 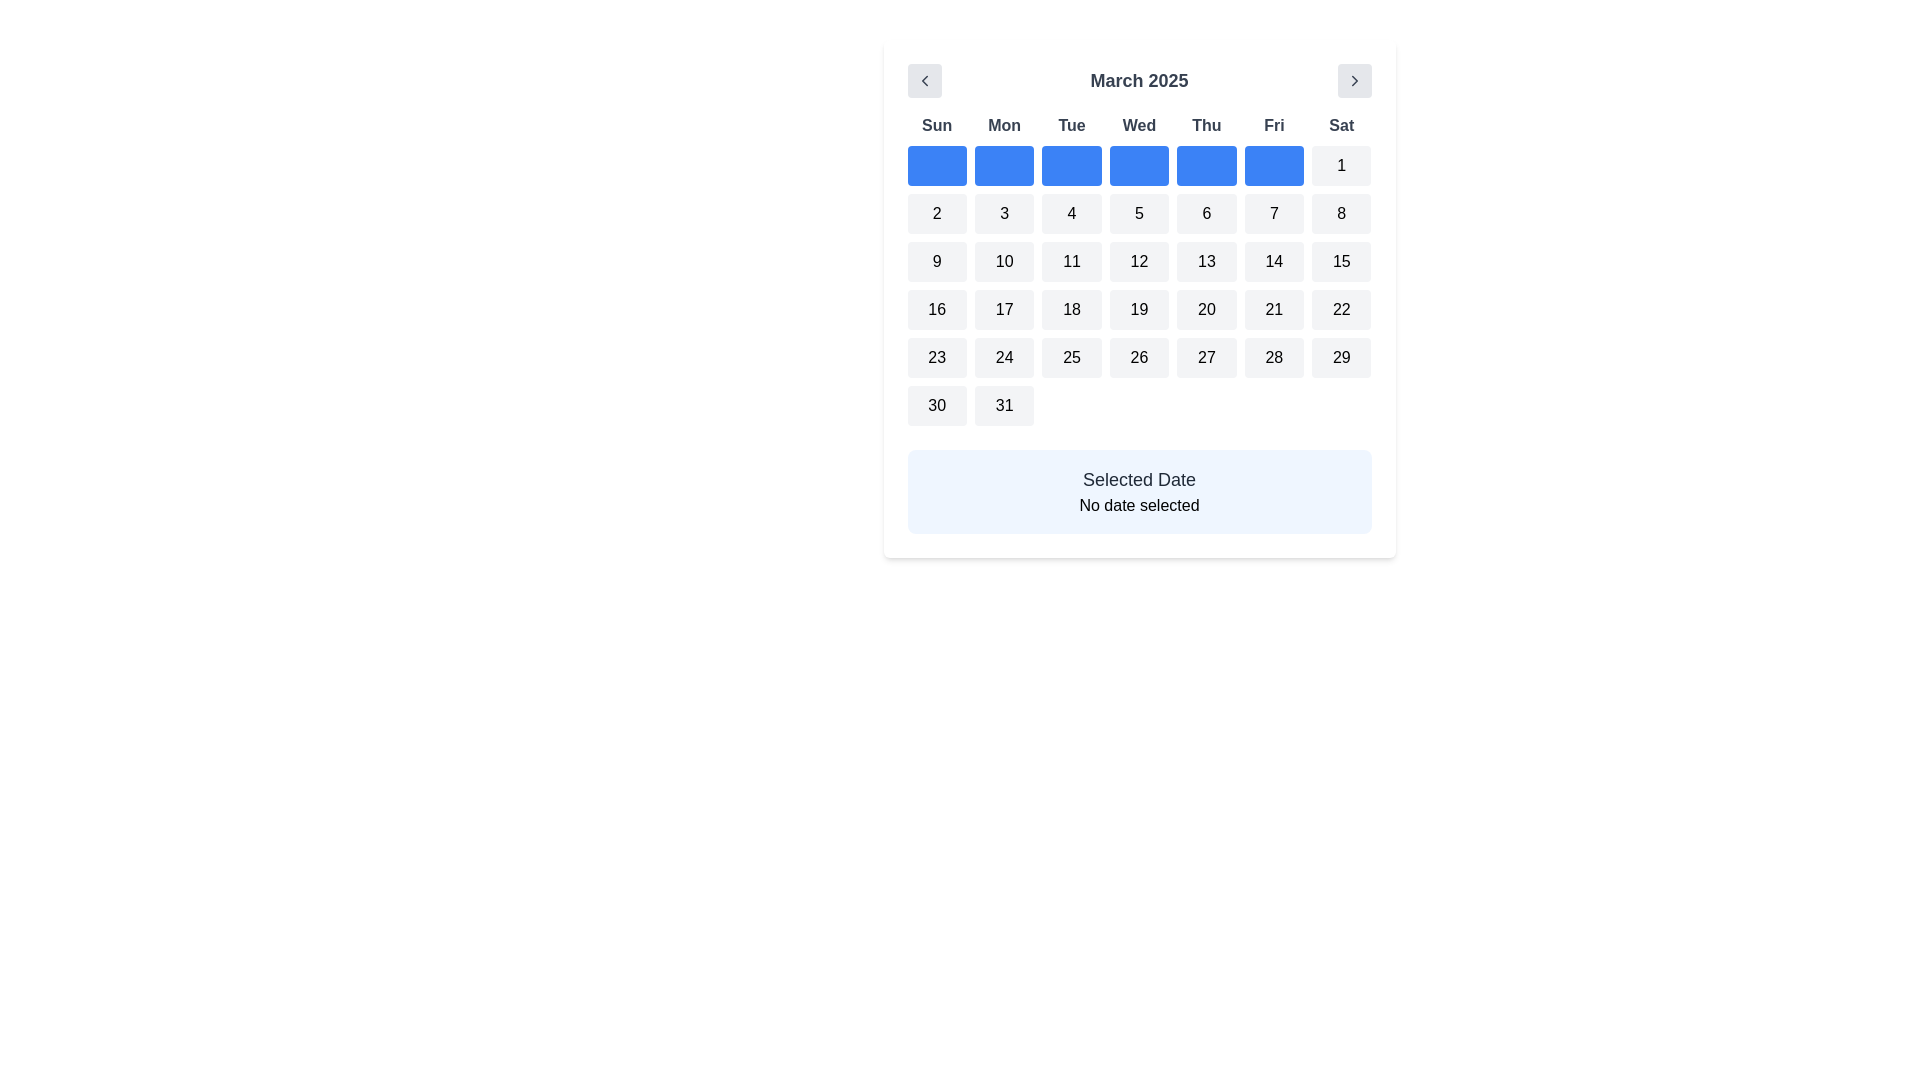 I want to click on the text label displaying 'Thu', which is the fifth element in a row representing the days of the week in a calendar grid, so click(x=1205, y=126).